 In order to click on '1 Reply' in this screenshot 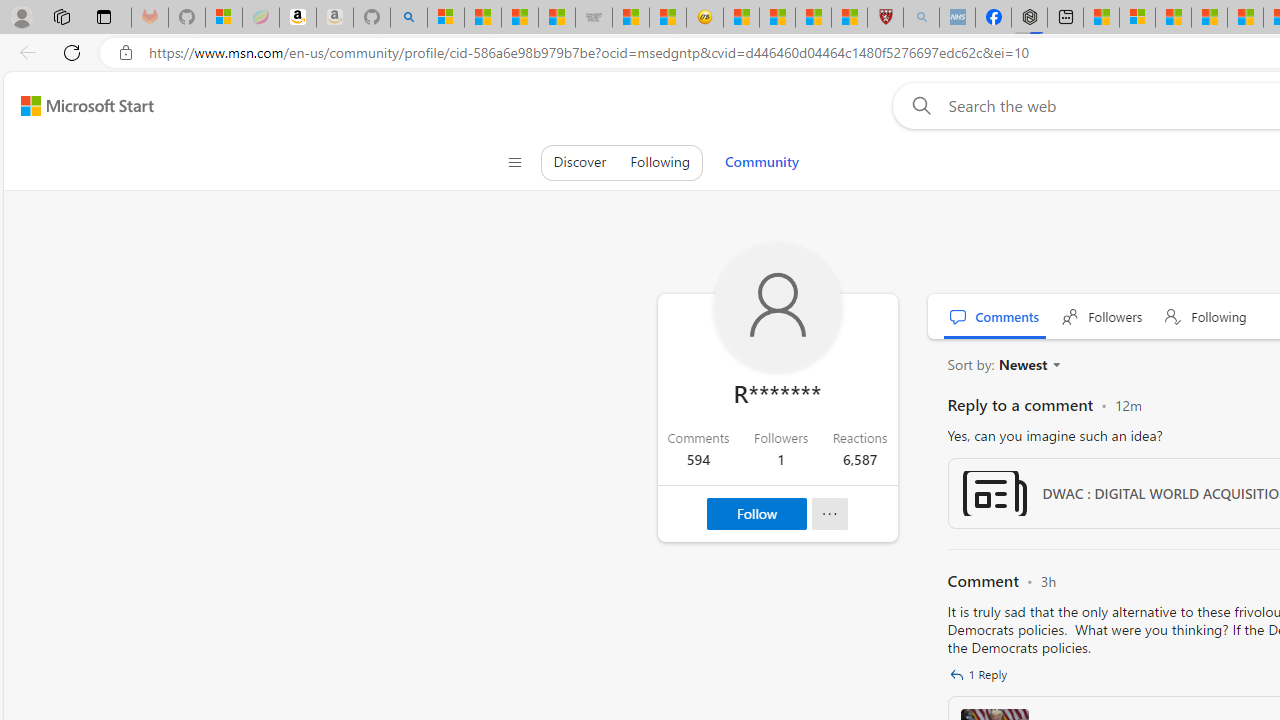, I will do `click(981, 675)`.